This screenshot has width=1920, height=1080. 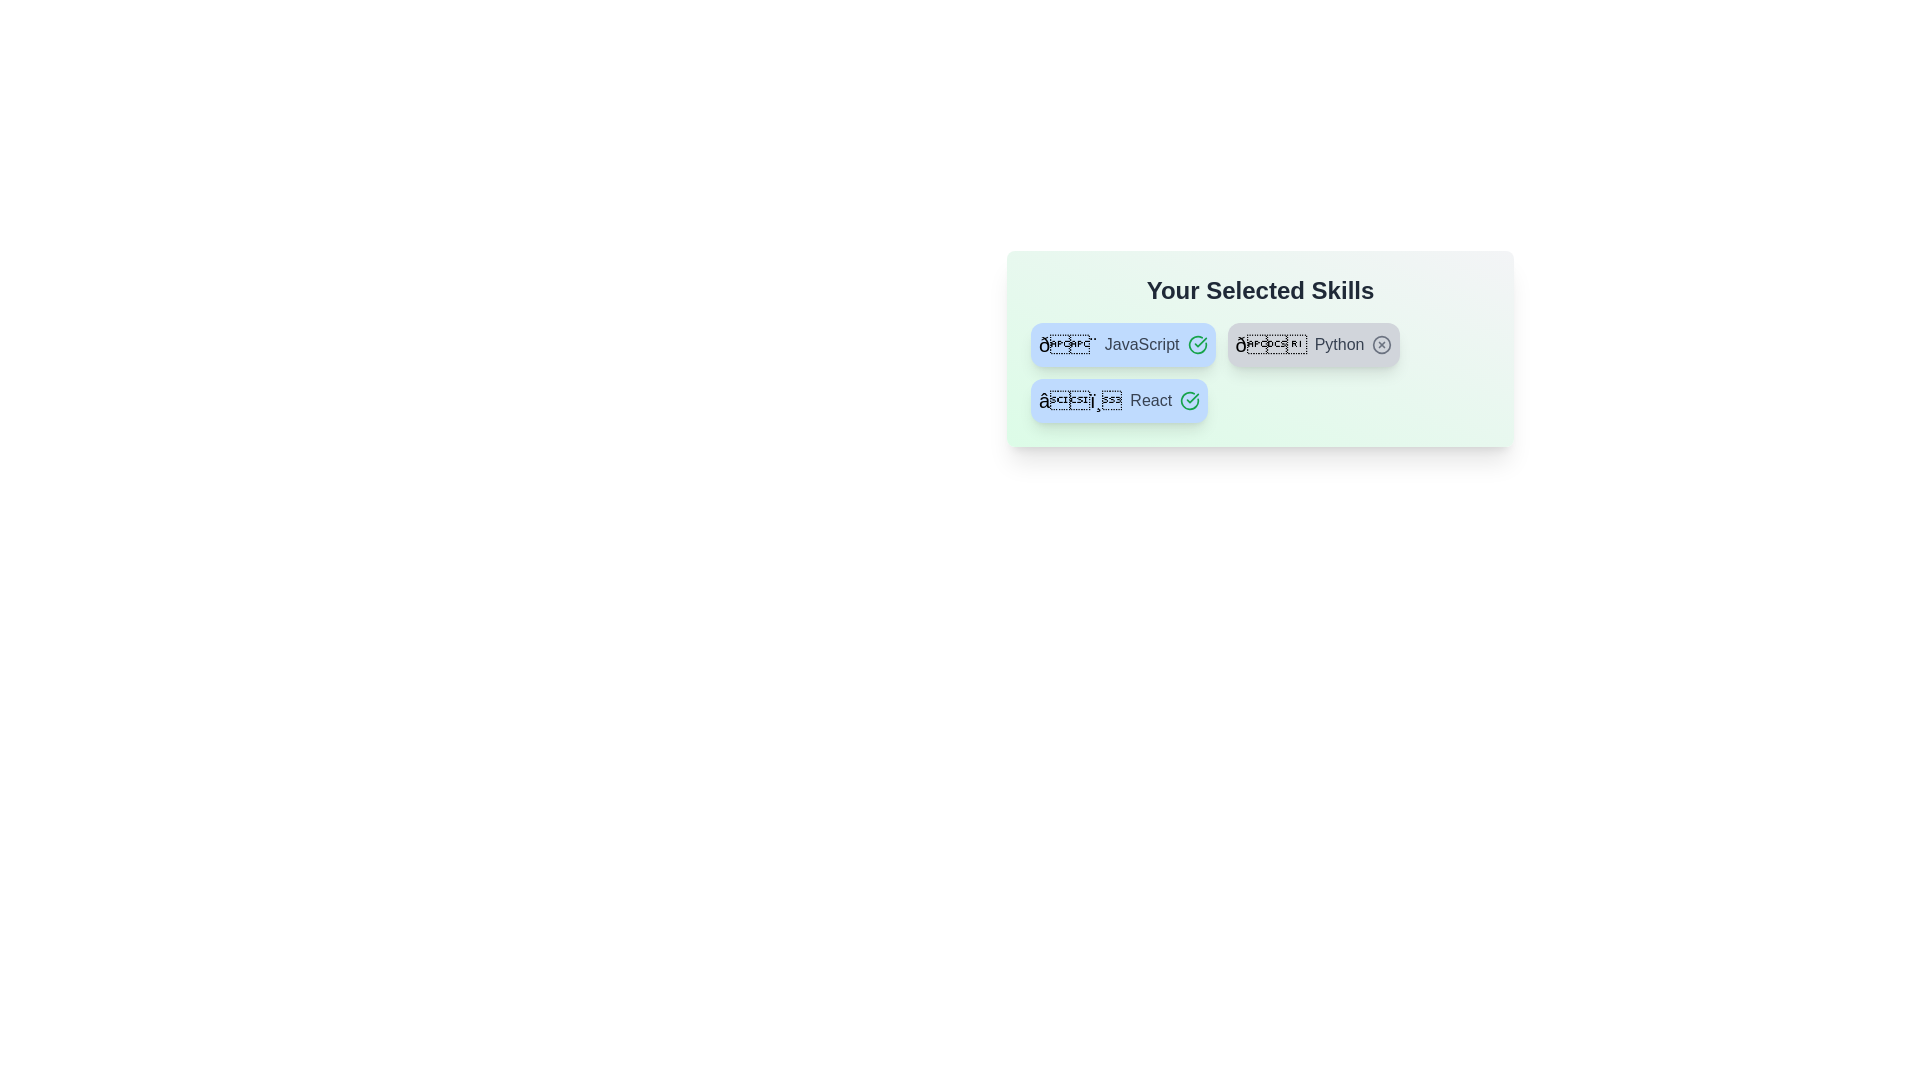 I want to click on the skill chip labeled JavaScript, so click(x=1123, y=343).